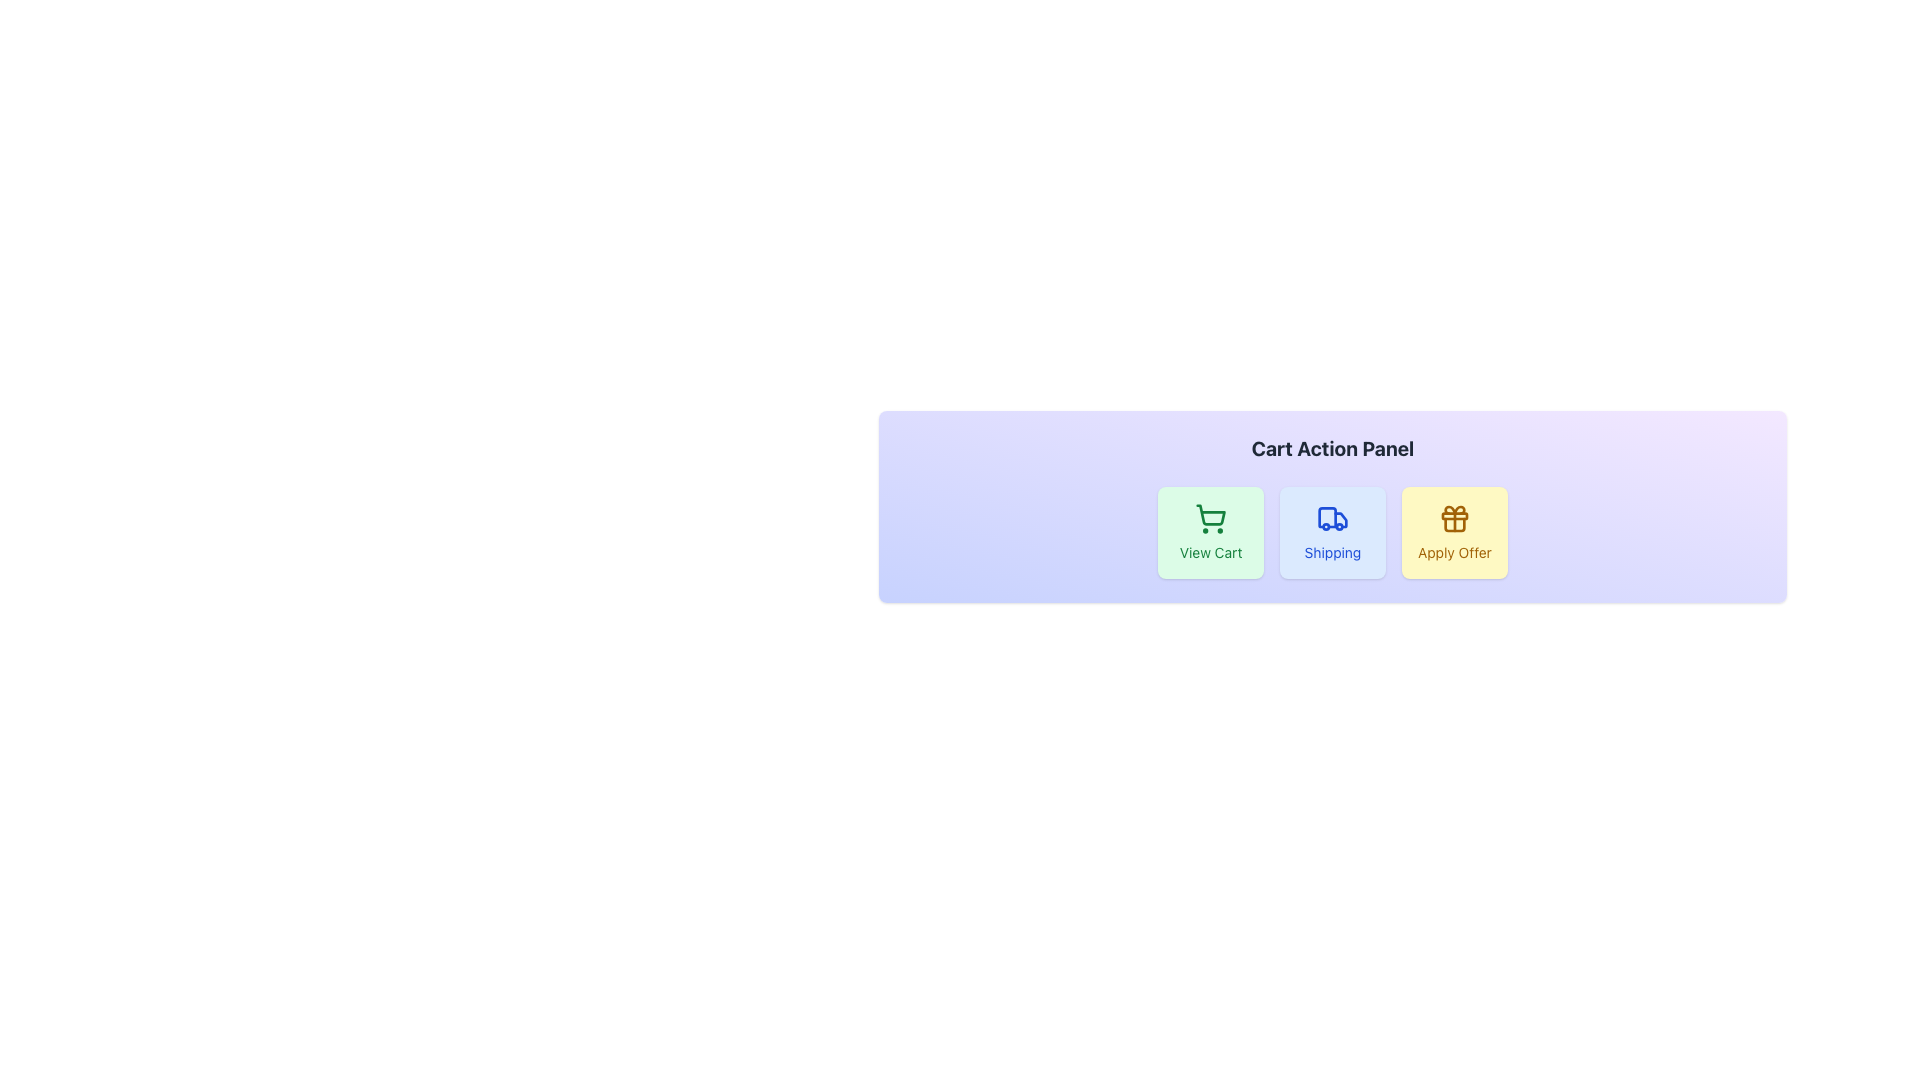 The image size is (1920, 1080). I want to click on the first button from the left in the group of buttons, which navigates to the shopping cart page, so click(1210, 531).